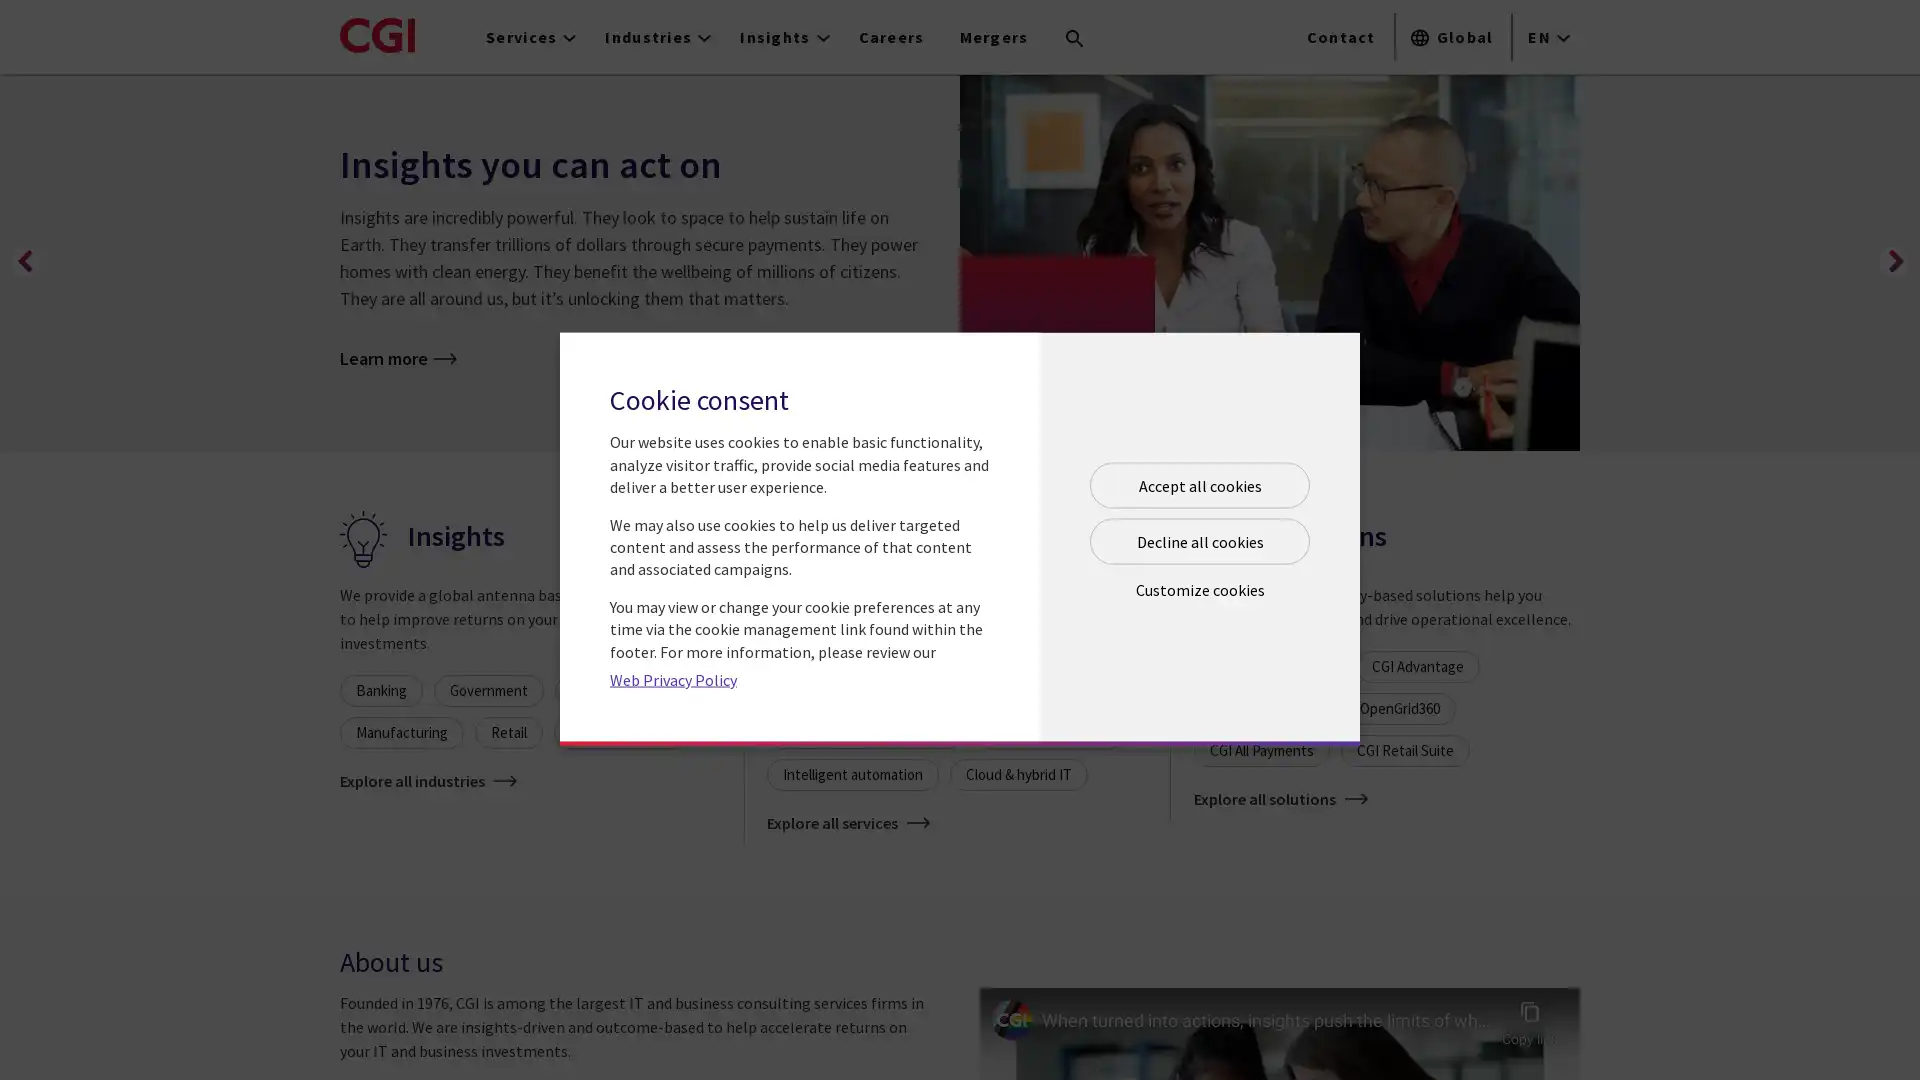 The image size is (1920, 1080). I want to click on Search terms, so click(1074, 39).